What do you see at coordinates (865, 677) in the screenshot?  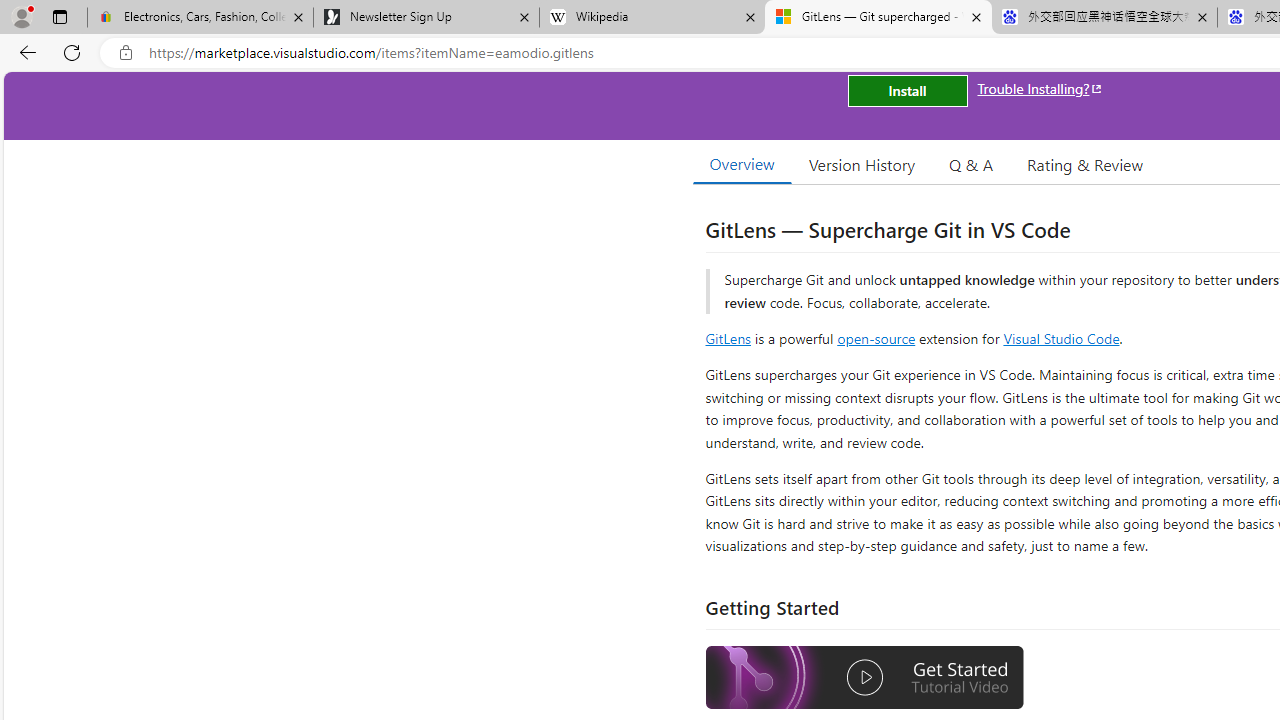 I see `'Watch the GitLens Getting Started video'` at bounding box center [865, 677].